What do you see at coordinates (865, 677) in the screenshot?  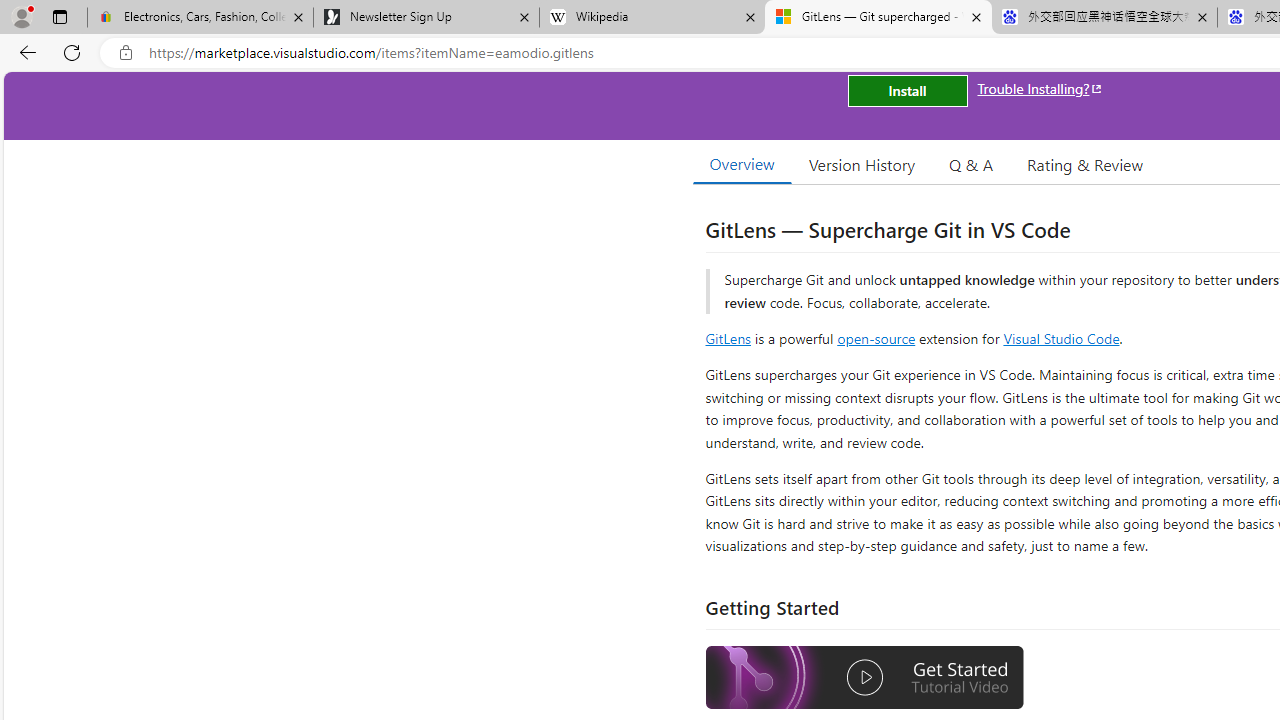 I see `'Watch the GitLens Getting Started video'` at bounding box center [865, 677].